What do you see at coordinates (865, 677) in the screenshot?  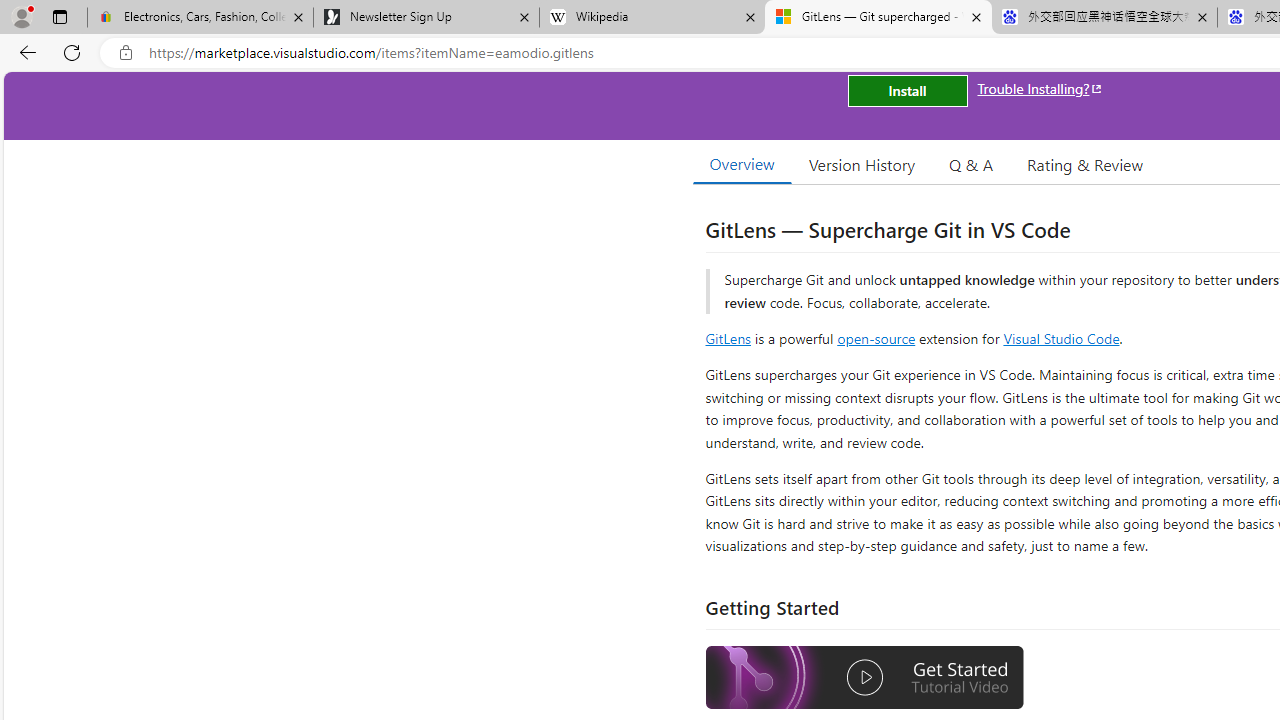 I see `'Watch the GitLens Getting Started video'` at bounding box center [865, 677].